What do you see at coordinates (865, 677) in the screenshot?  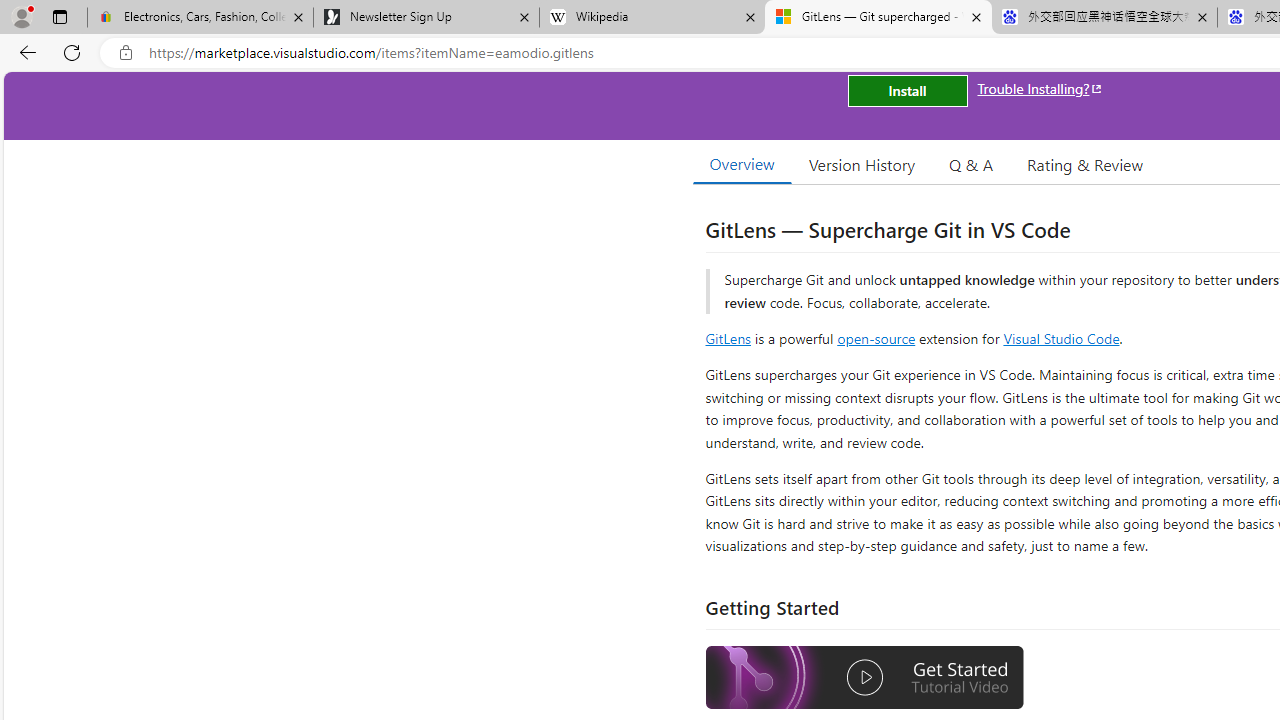 I see `'Watch the GitLens Getting Started video'` at bounding box center [865, 677].